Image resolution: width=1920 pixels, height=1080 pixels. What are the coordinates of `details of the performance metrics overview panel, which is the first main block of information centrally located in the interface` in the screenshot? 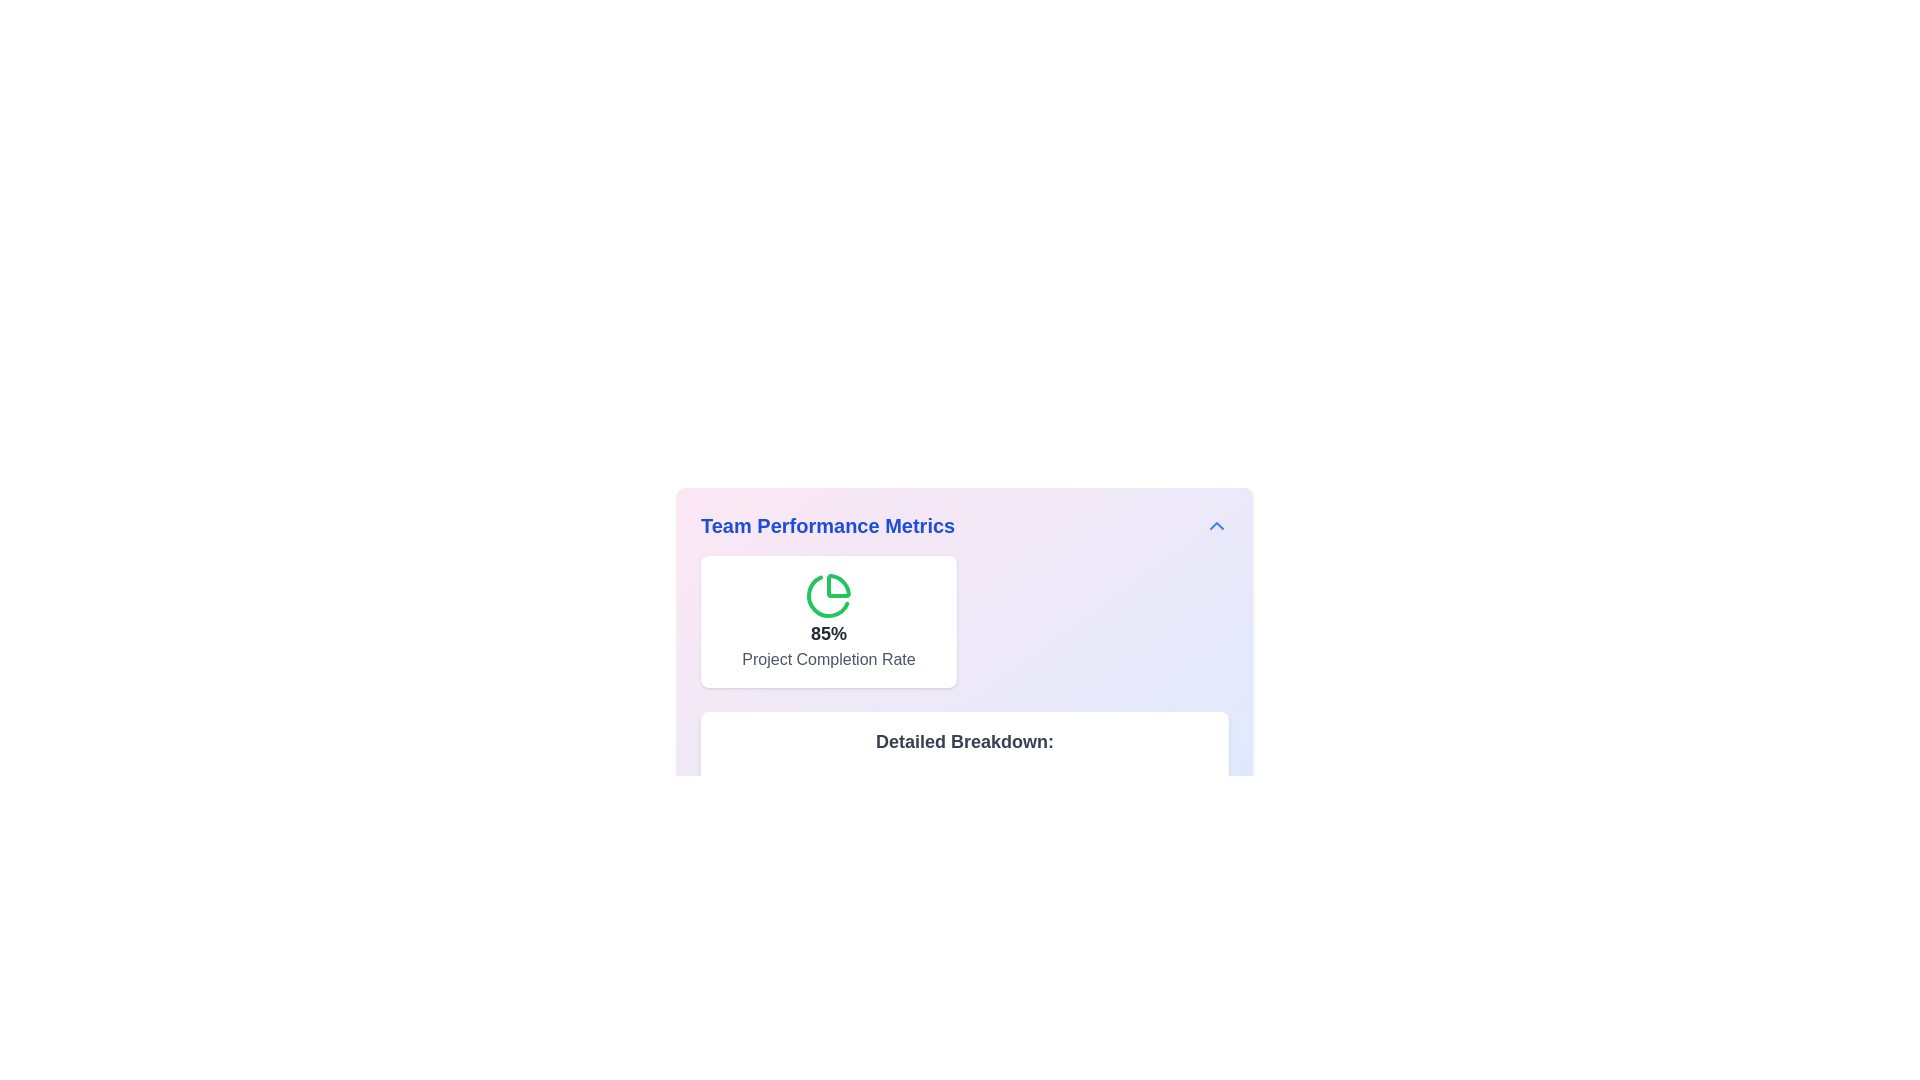 It's located at (964, 693).